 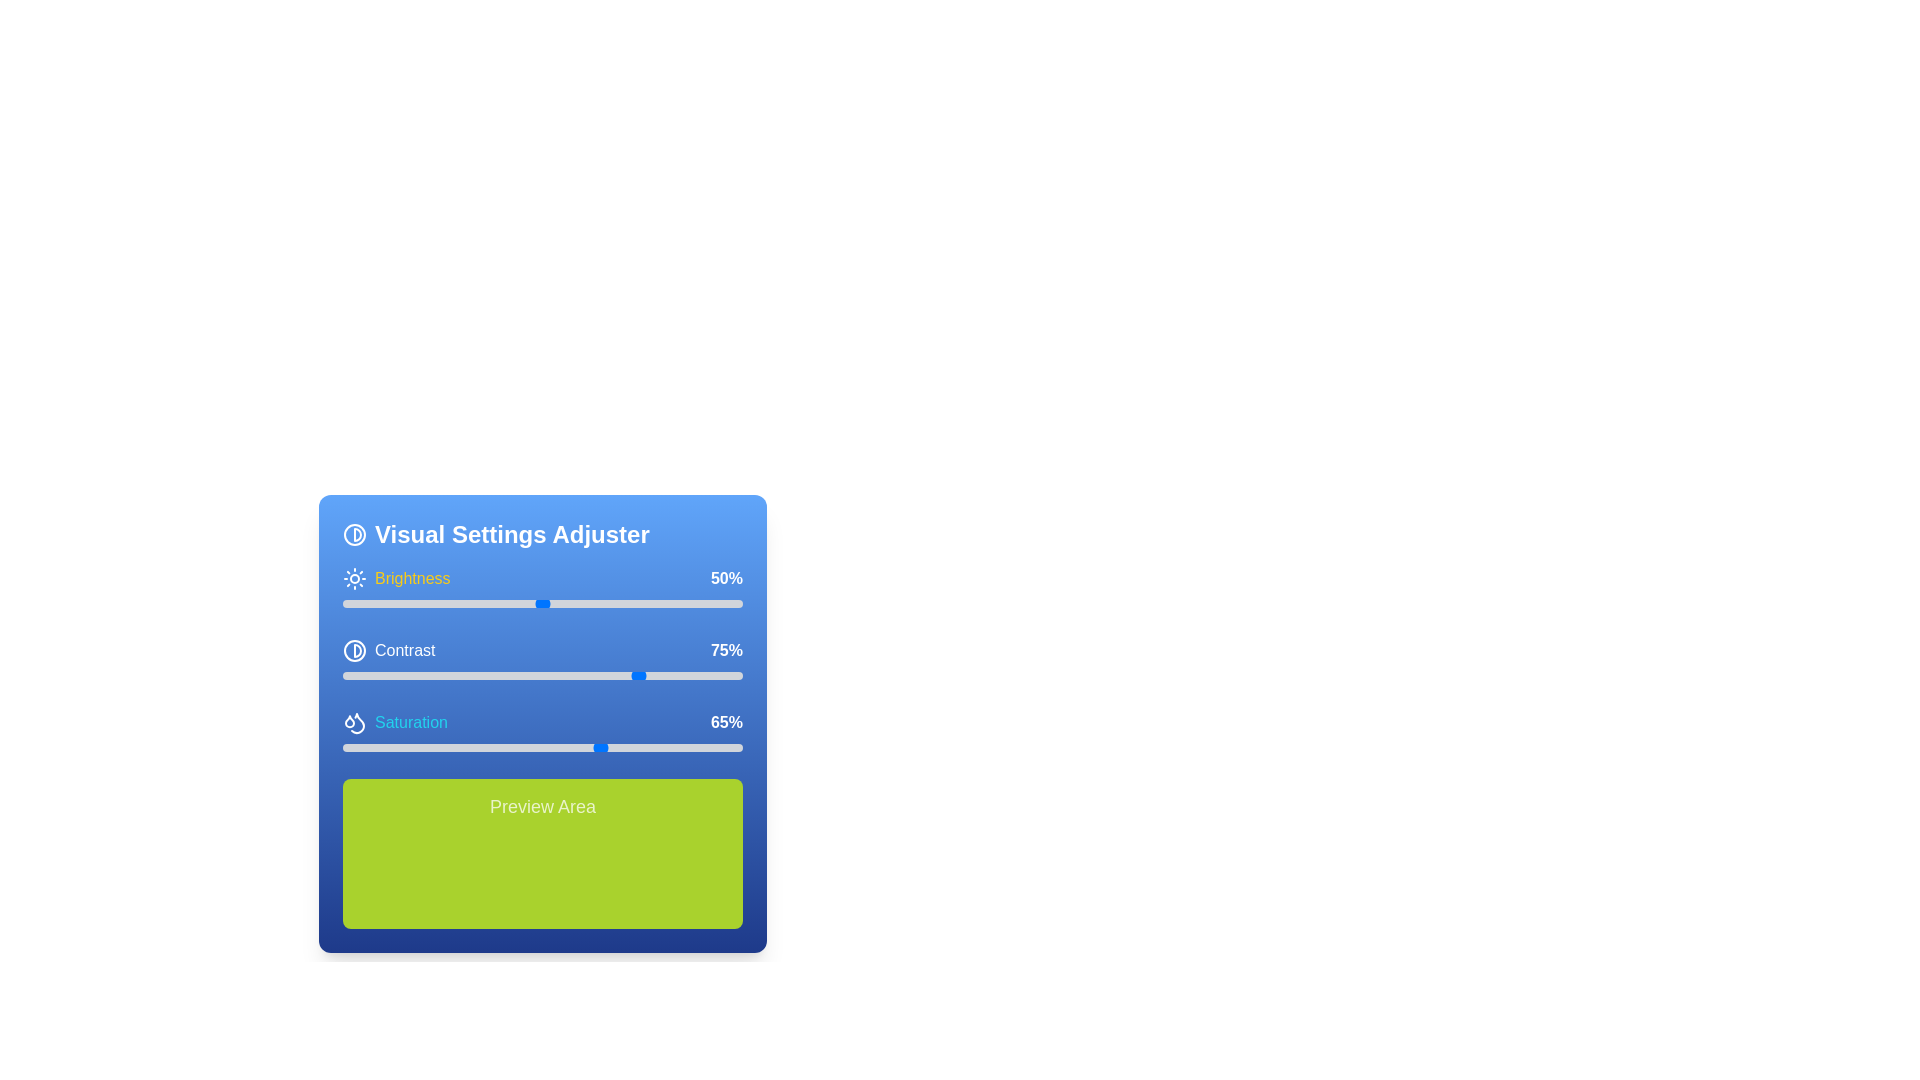 What do you see at coordinates (662, 748) in the screenshot?
I see `saturation` at bounding box center [662, 748].